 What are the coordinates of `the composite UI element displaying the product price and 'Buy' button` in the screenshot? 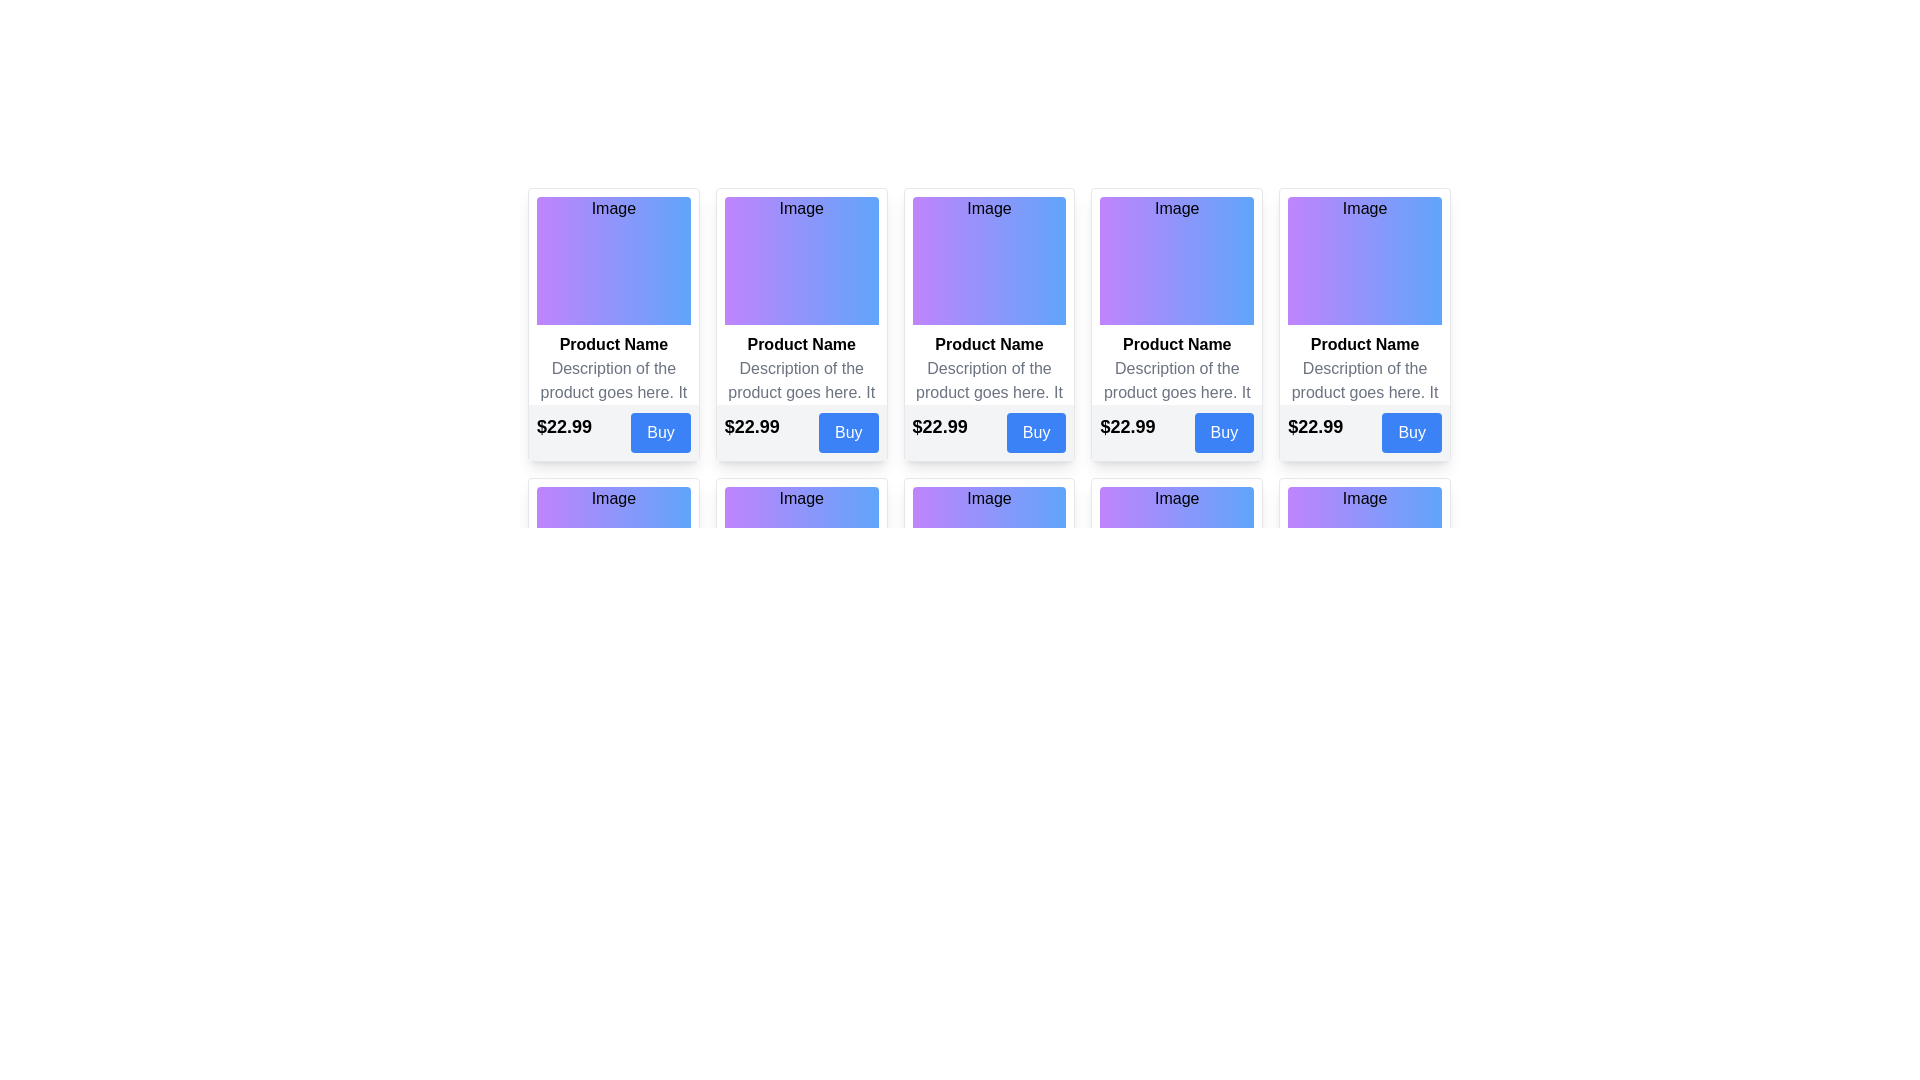 It's located at (612, 431).